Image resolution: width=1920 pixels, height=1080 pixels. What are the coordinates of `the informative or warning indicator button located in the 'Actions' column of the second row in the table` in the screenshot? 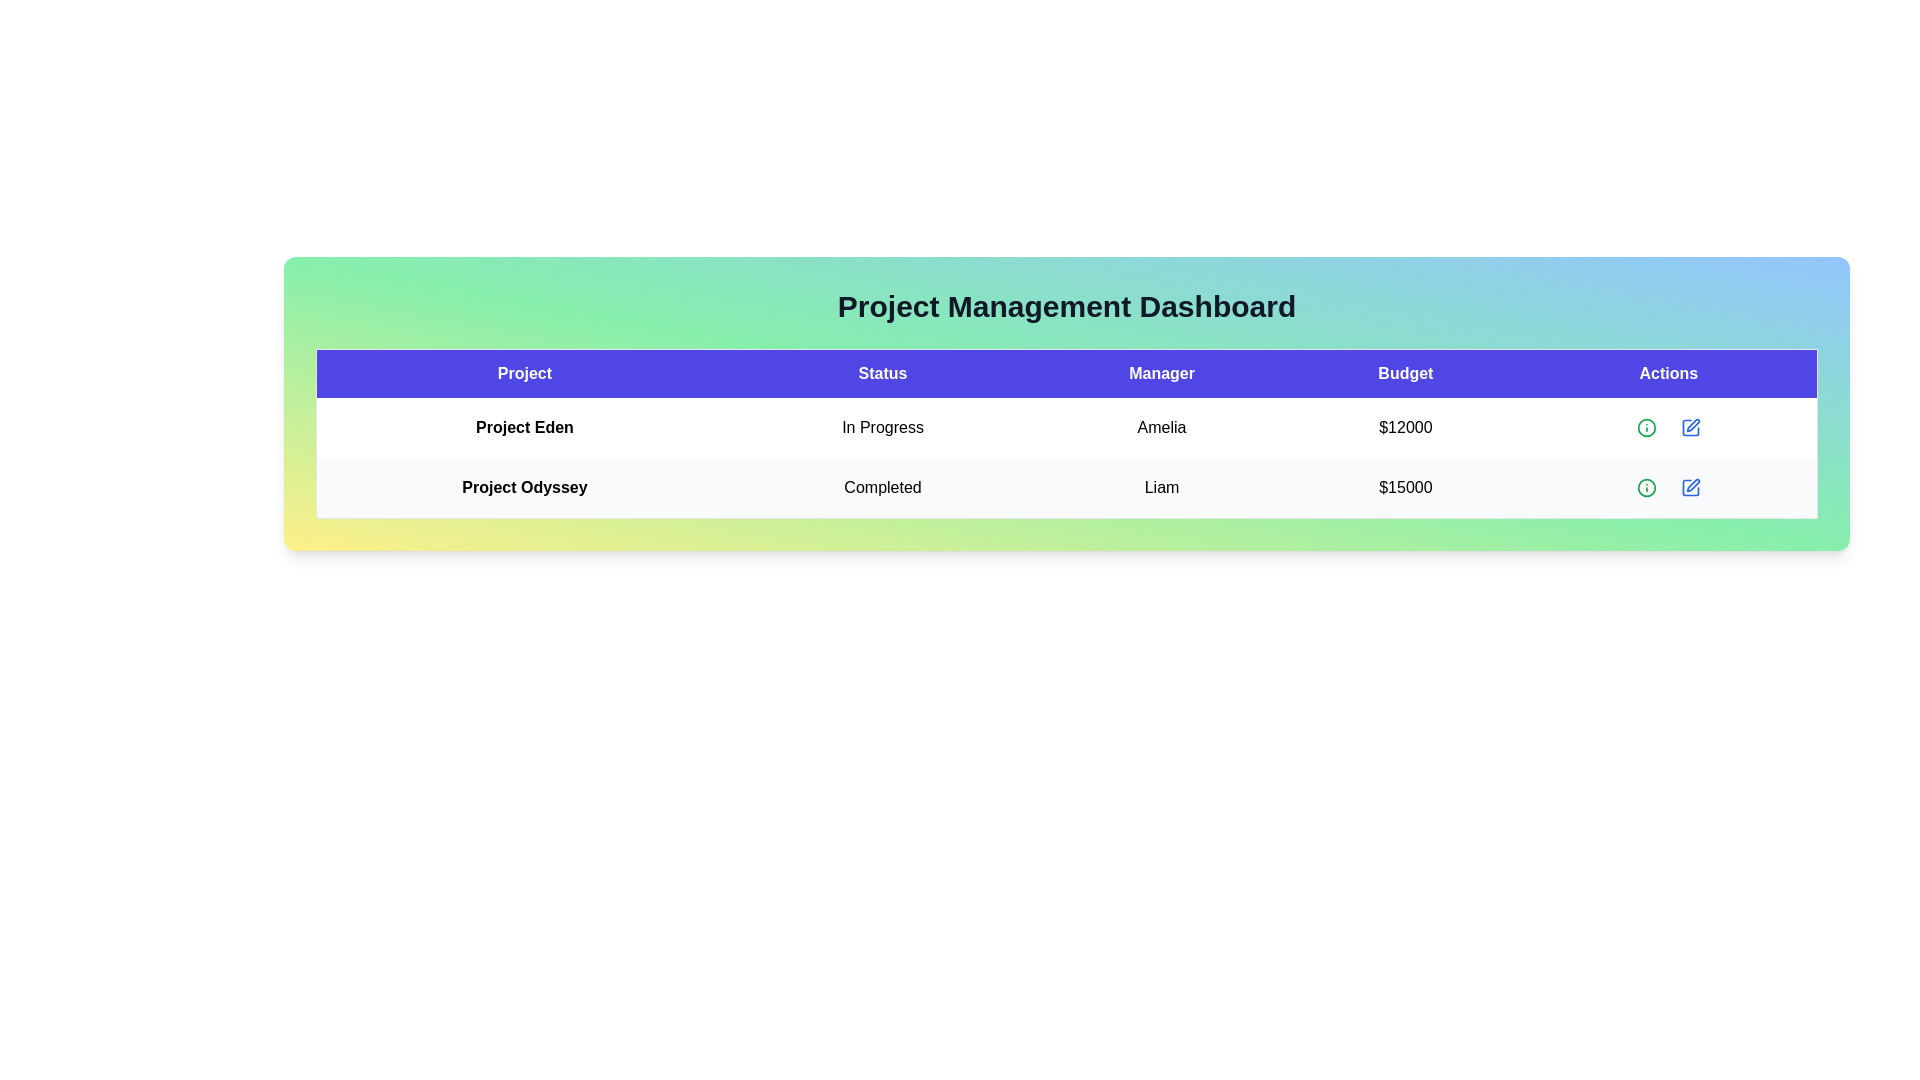 It's located at (1646, 488).